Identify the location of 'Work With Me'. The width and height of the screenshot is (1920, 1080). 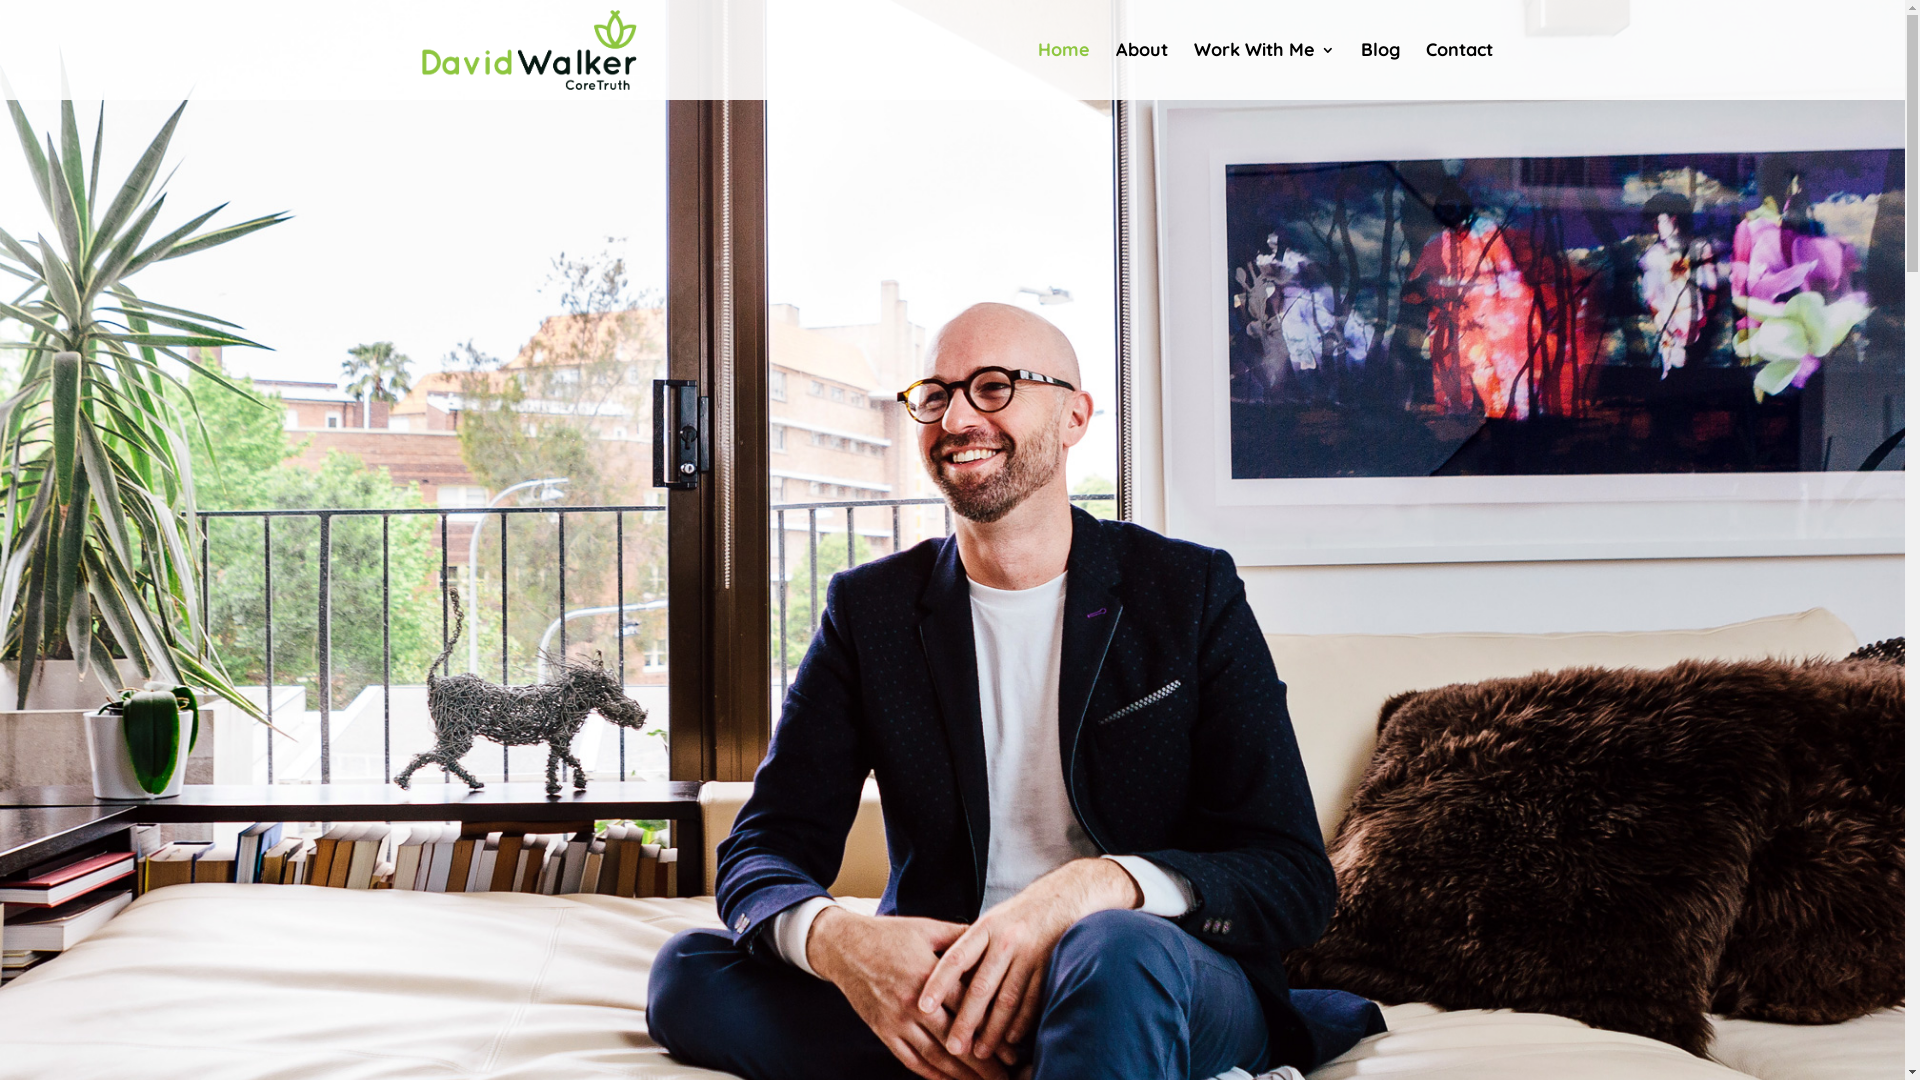
(1194, 70).